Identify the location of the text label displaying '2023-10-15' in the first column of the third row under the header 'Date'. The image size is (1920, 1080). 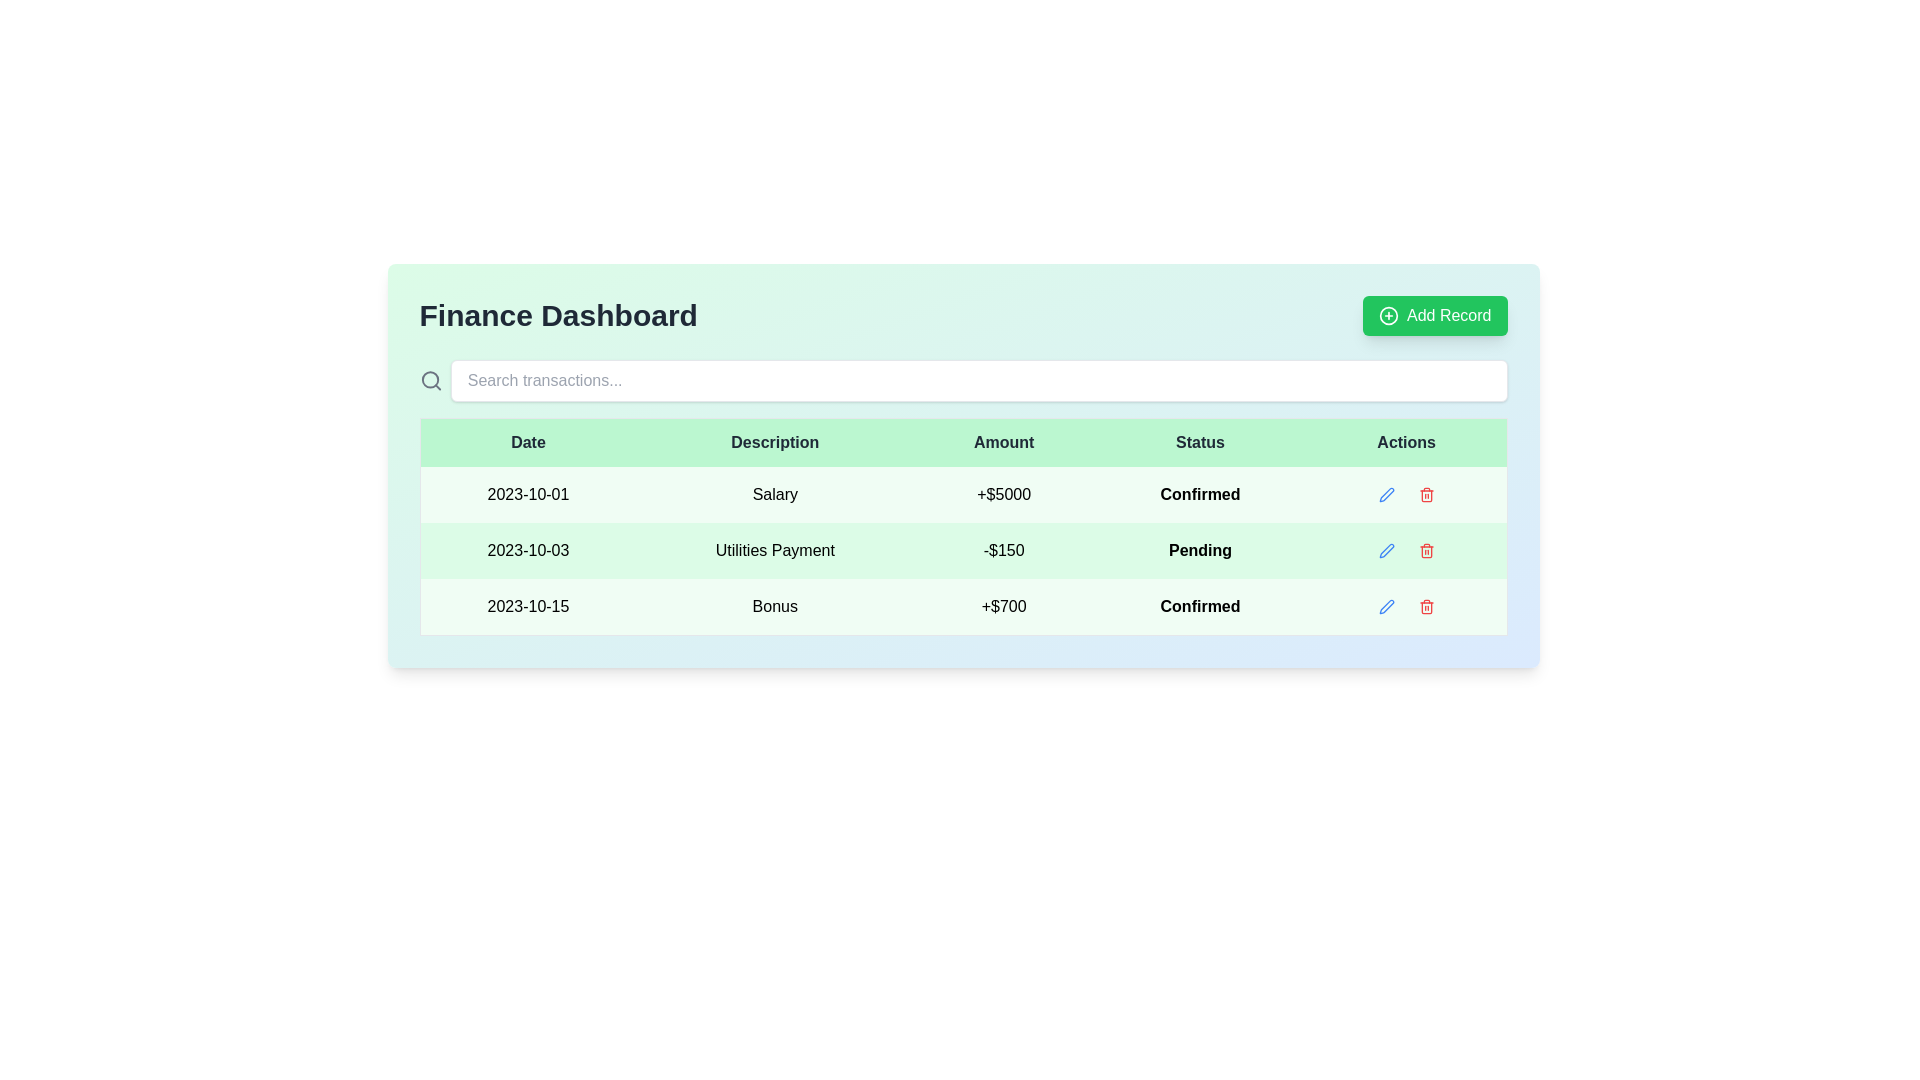
(528, 606).